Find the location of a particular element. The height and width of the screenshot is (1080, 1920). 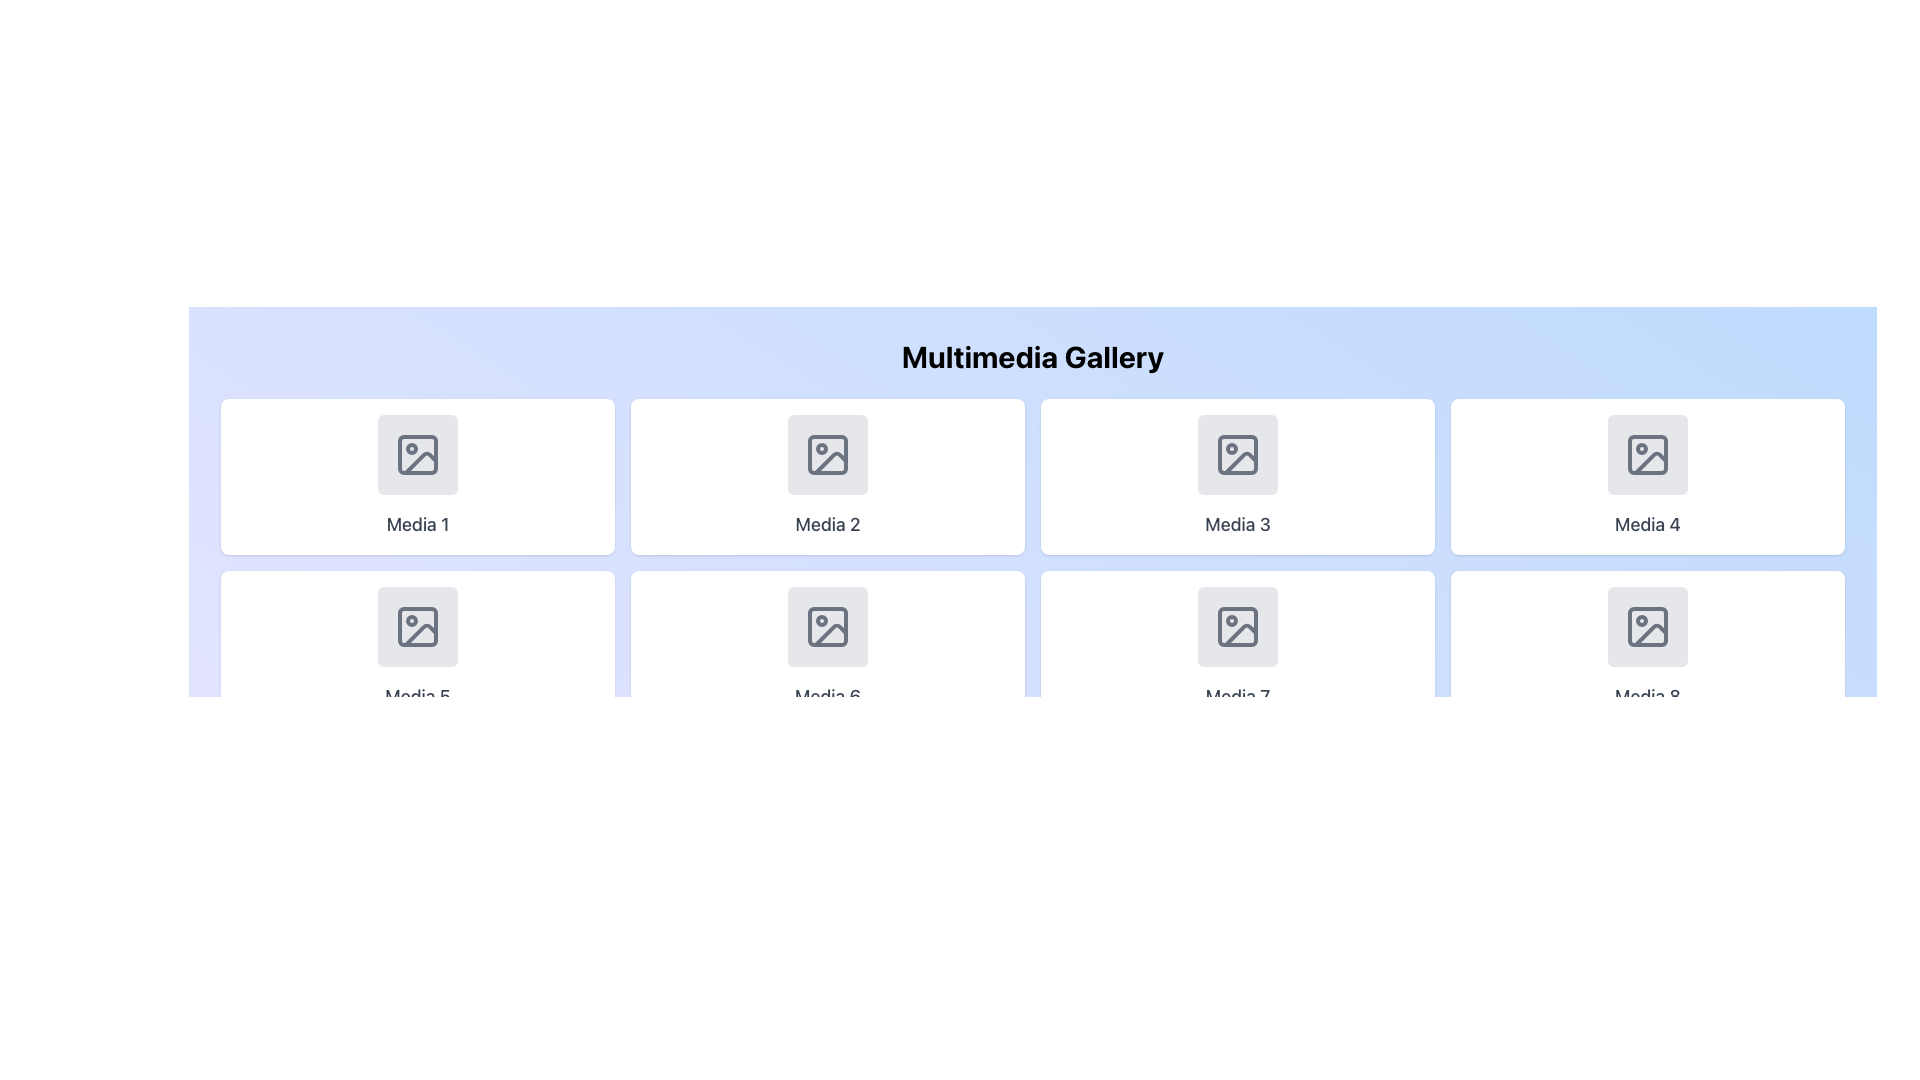

the photograph icon located in the 'Multimedia Gallery' section is located at coordinates (416, 455).